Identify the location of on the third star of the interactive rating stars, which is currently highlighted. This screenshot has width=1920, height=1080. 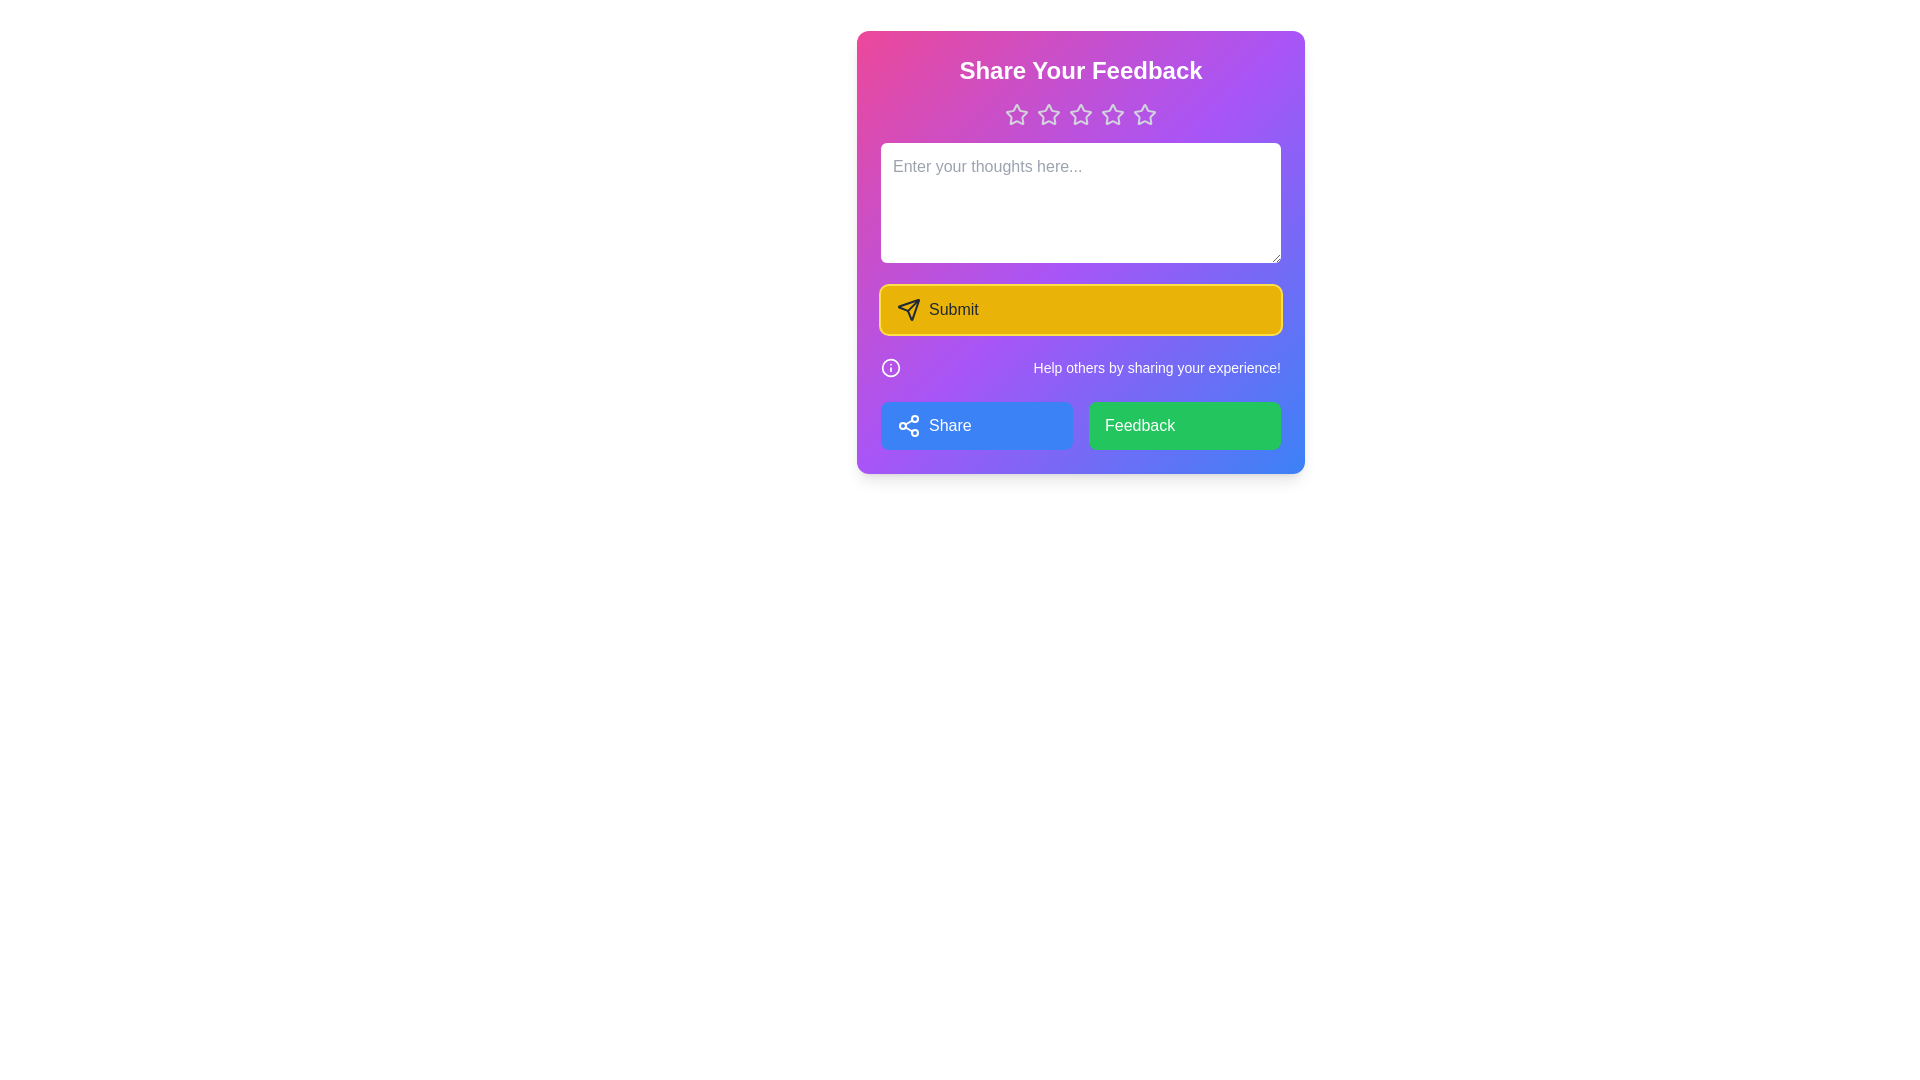
(1079, 115).